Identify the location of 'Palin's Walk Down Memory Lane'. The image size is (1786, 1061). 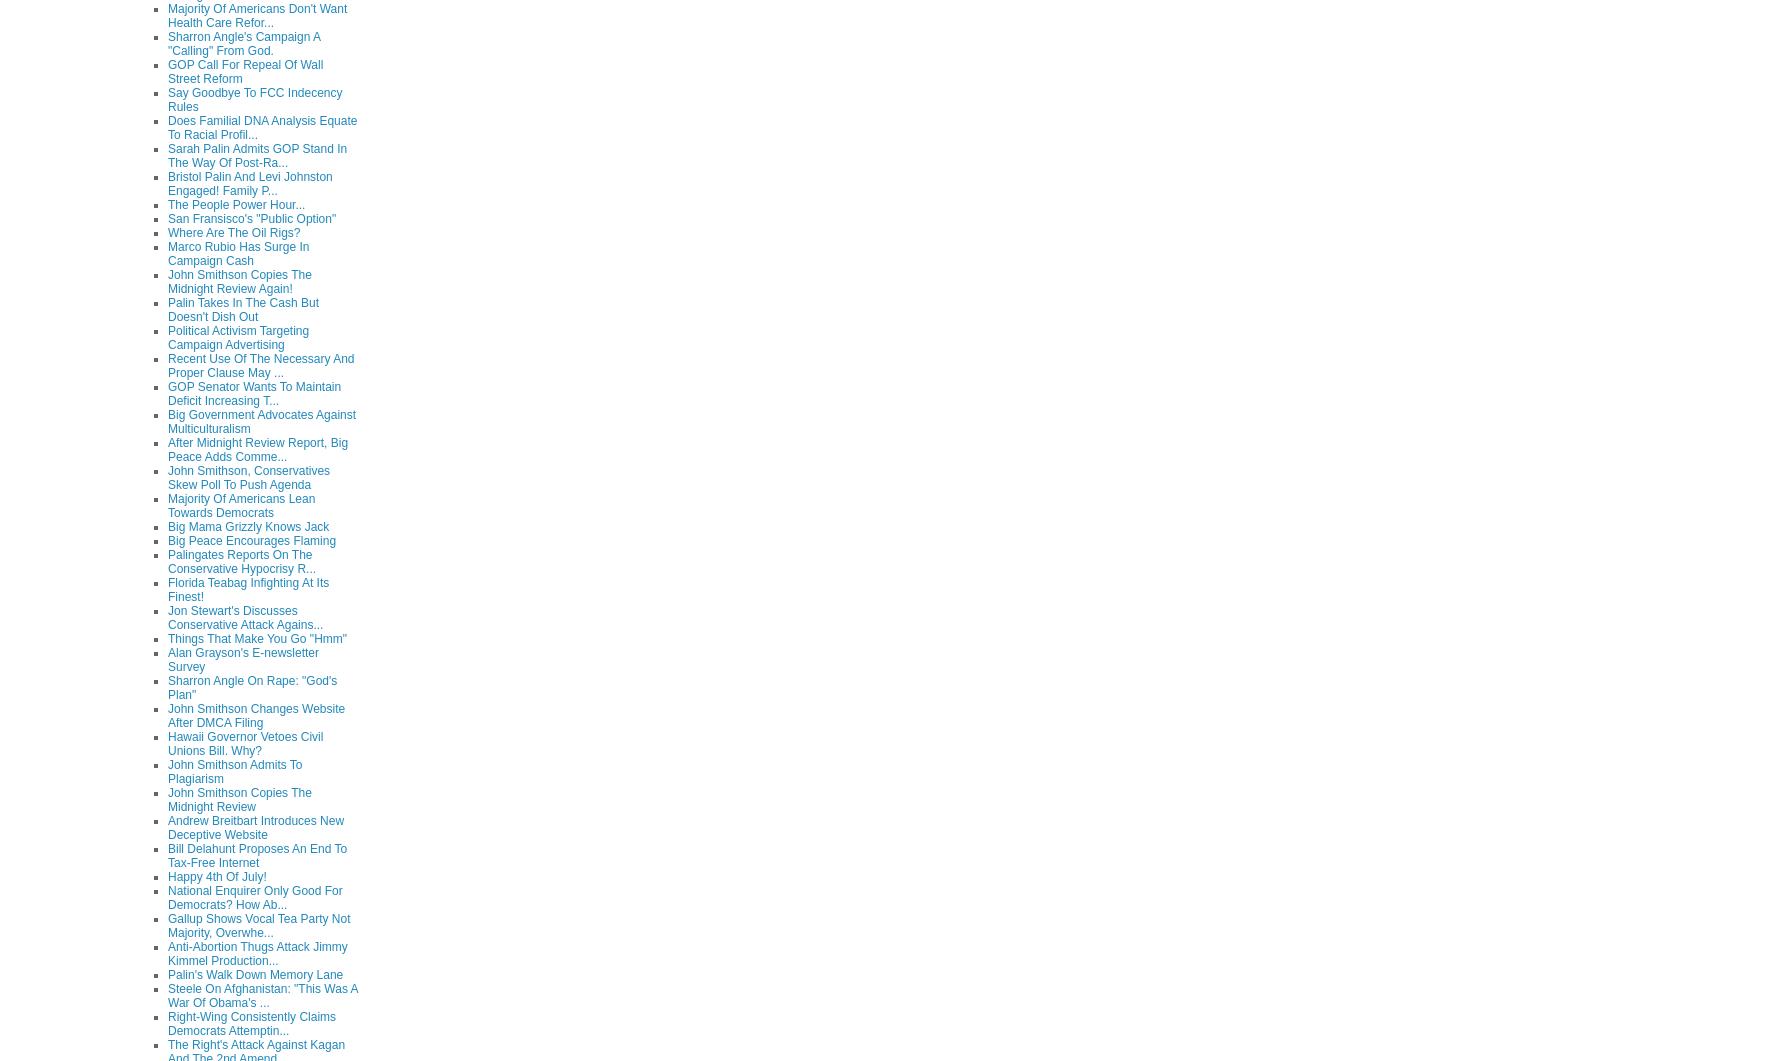
(254, 972).